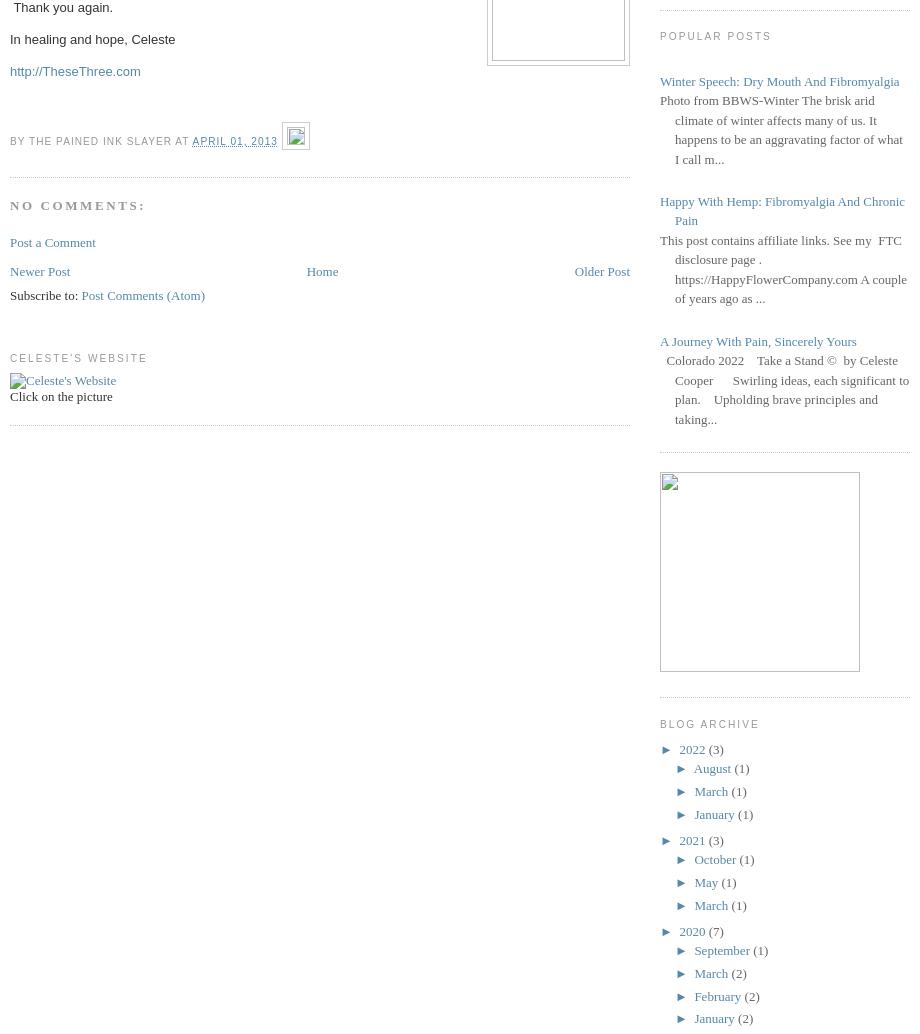 This screenshot has height=1034, width=920. Describe the element at coordinates (92, 39) in the screenshot. I see `'In healing and hope, Celeste'` at that location.